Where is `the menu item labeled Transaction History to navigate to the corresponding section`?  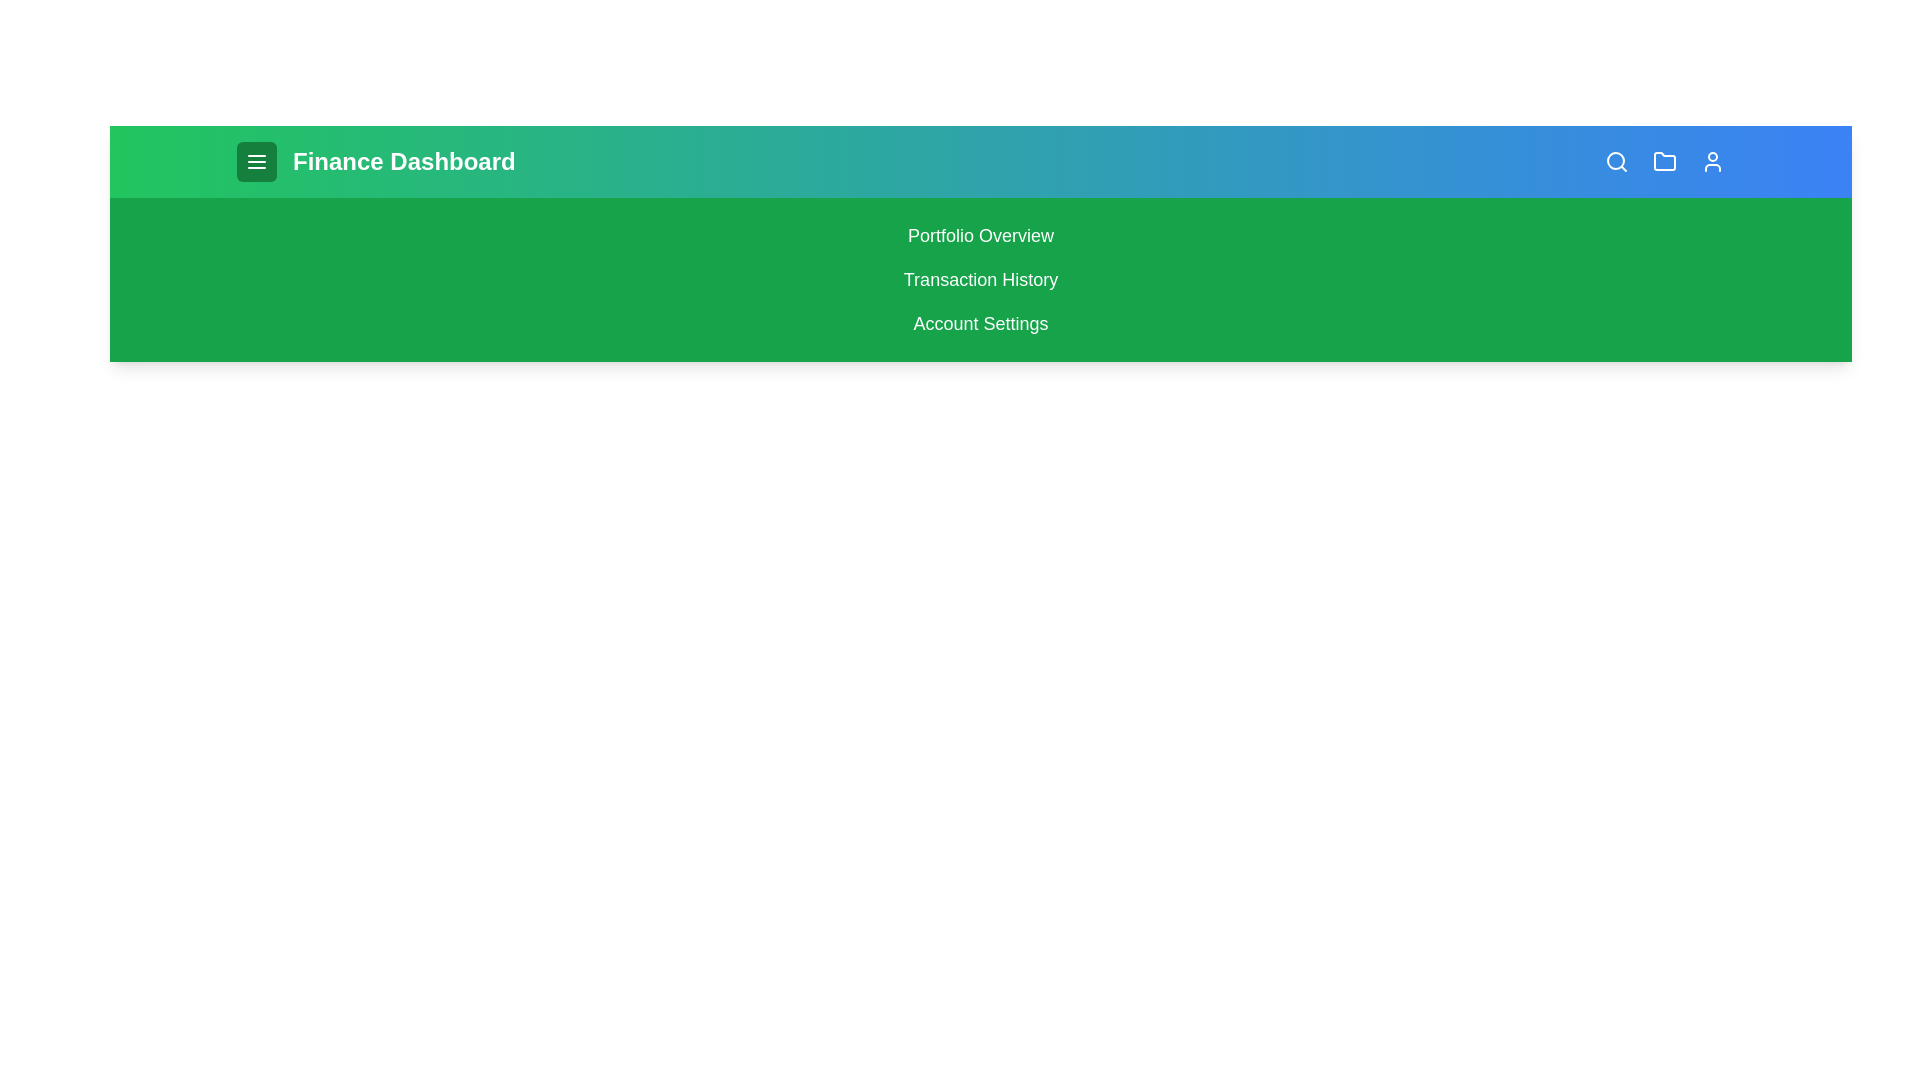
the menu item labeled Transaction History to navigate to the corresponding section is located at coordinates (980, 280).